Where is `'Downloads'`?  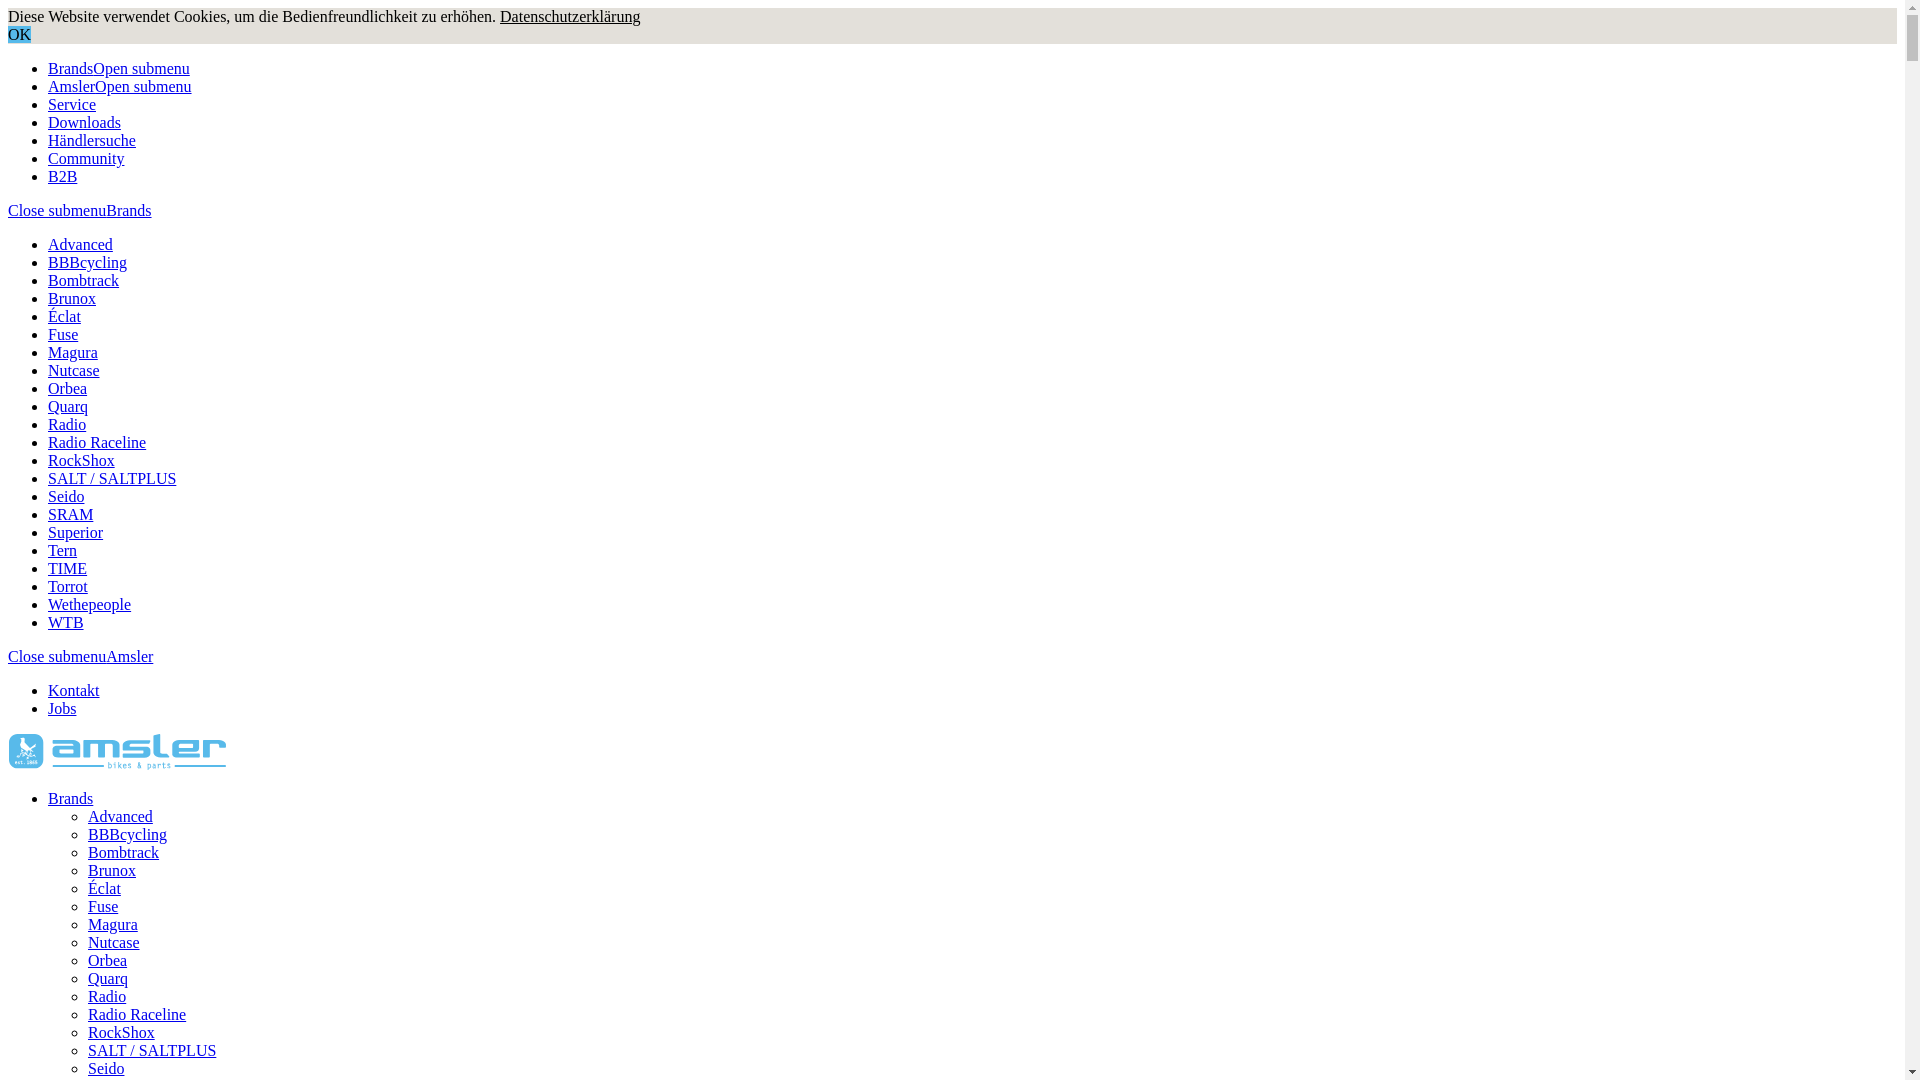 'Downloads' is located at coordinates (83, 122).